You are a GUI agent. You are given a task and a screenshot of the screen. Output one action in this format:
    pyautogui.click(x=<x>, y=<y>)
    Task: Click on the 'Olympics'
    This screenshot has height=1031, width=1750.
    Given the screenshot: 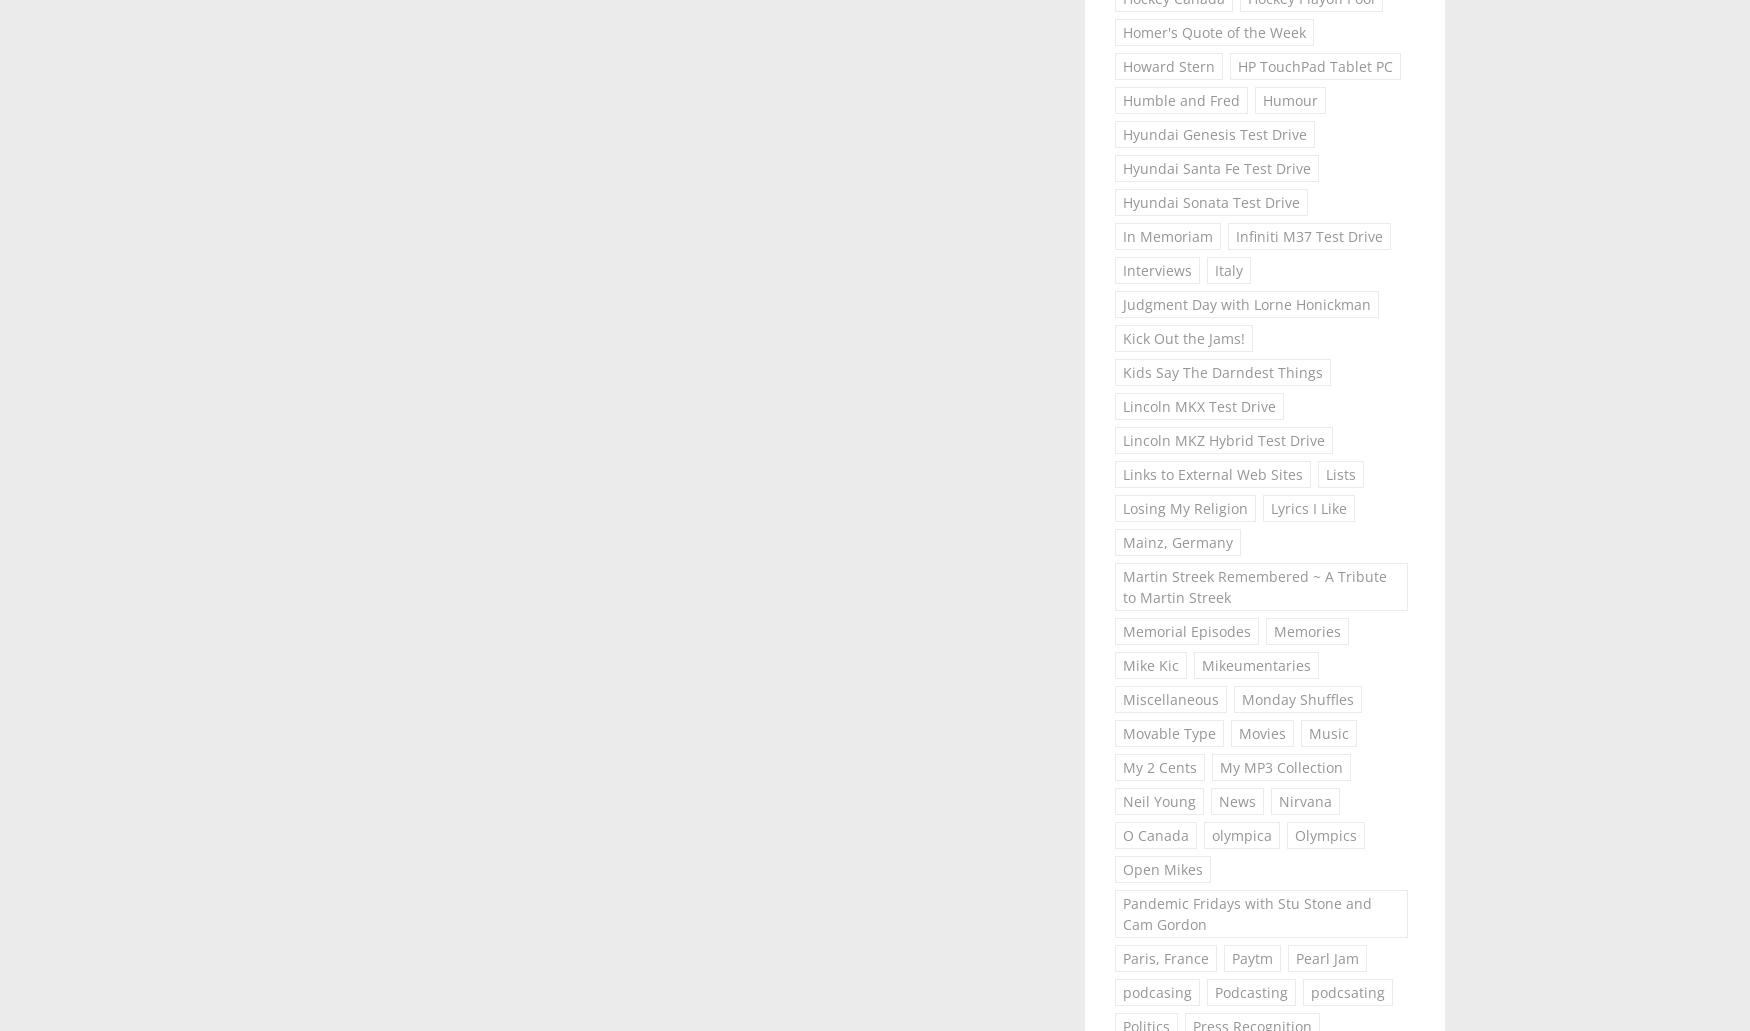 What is the action you would take?
    pyautogui.click(x=1325, y=834)
    